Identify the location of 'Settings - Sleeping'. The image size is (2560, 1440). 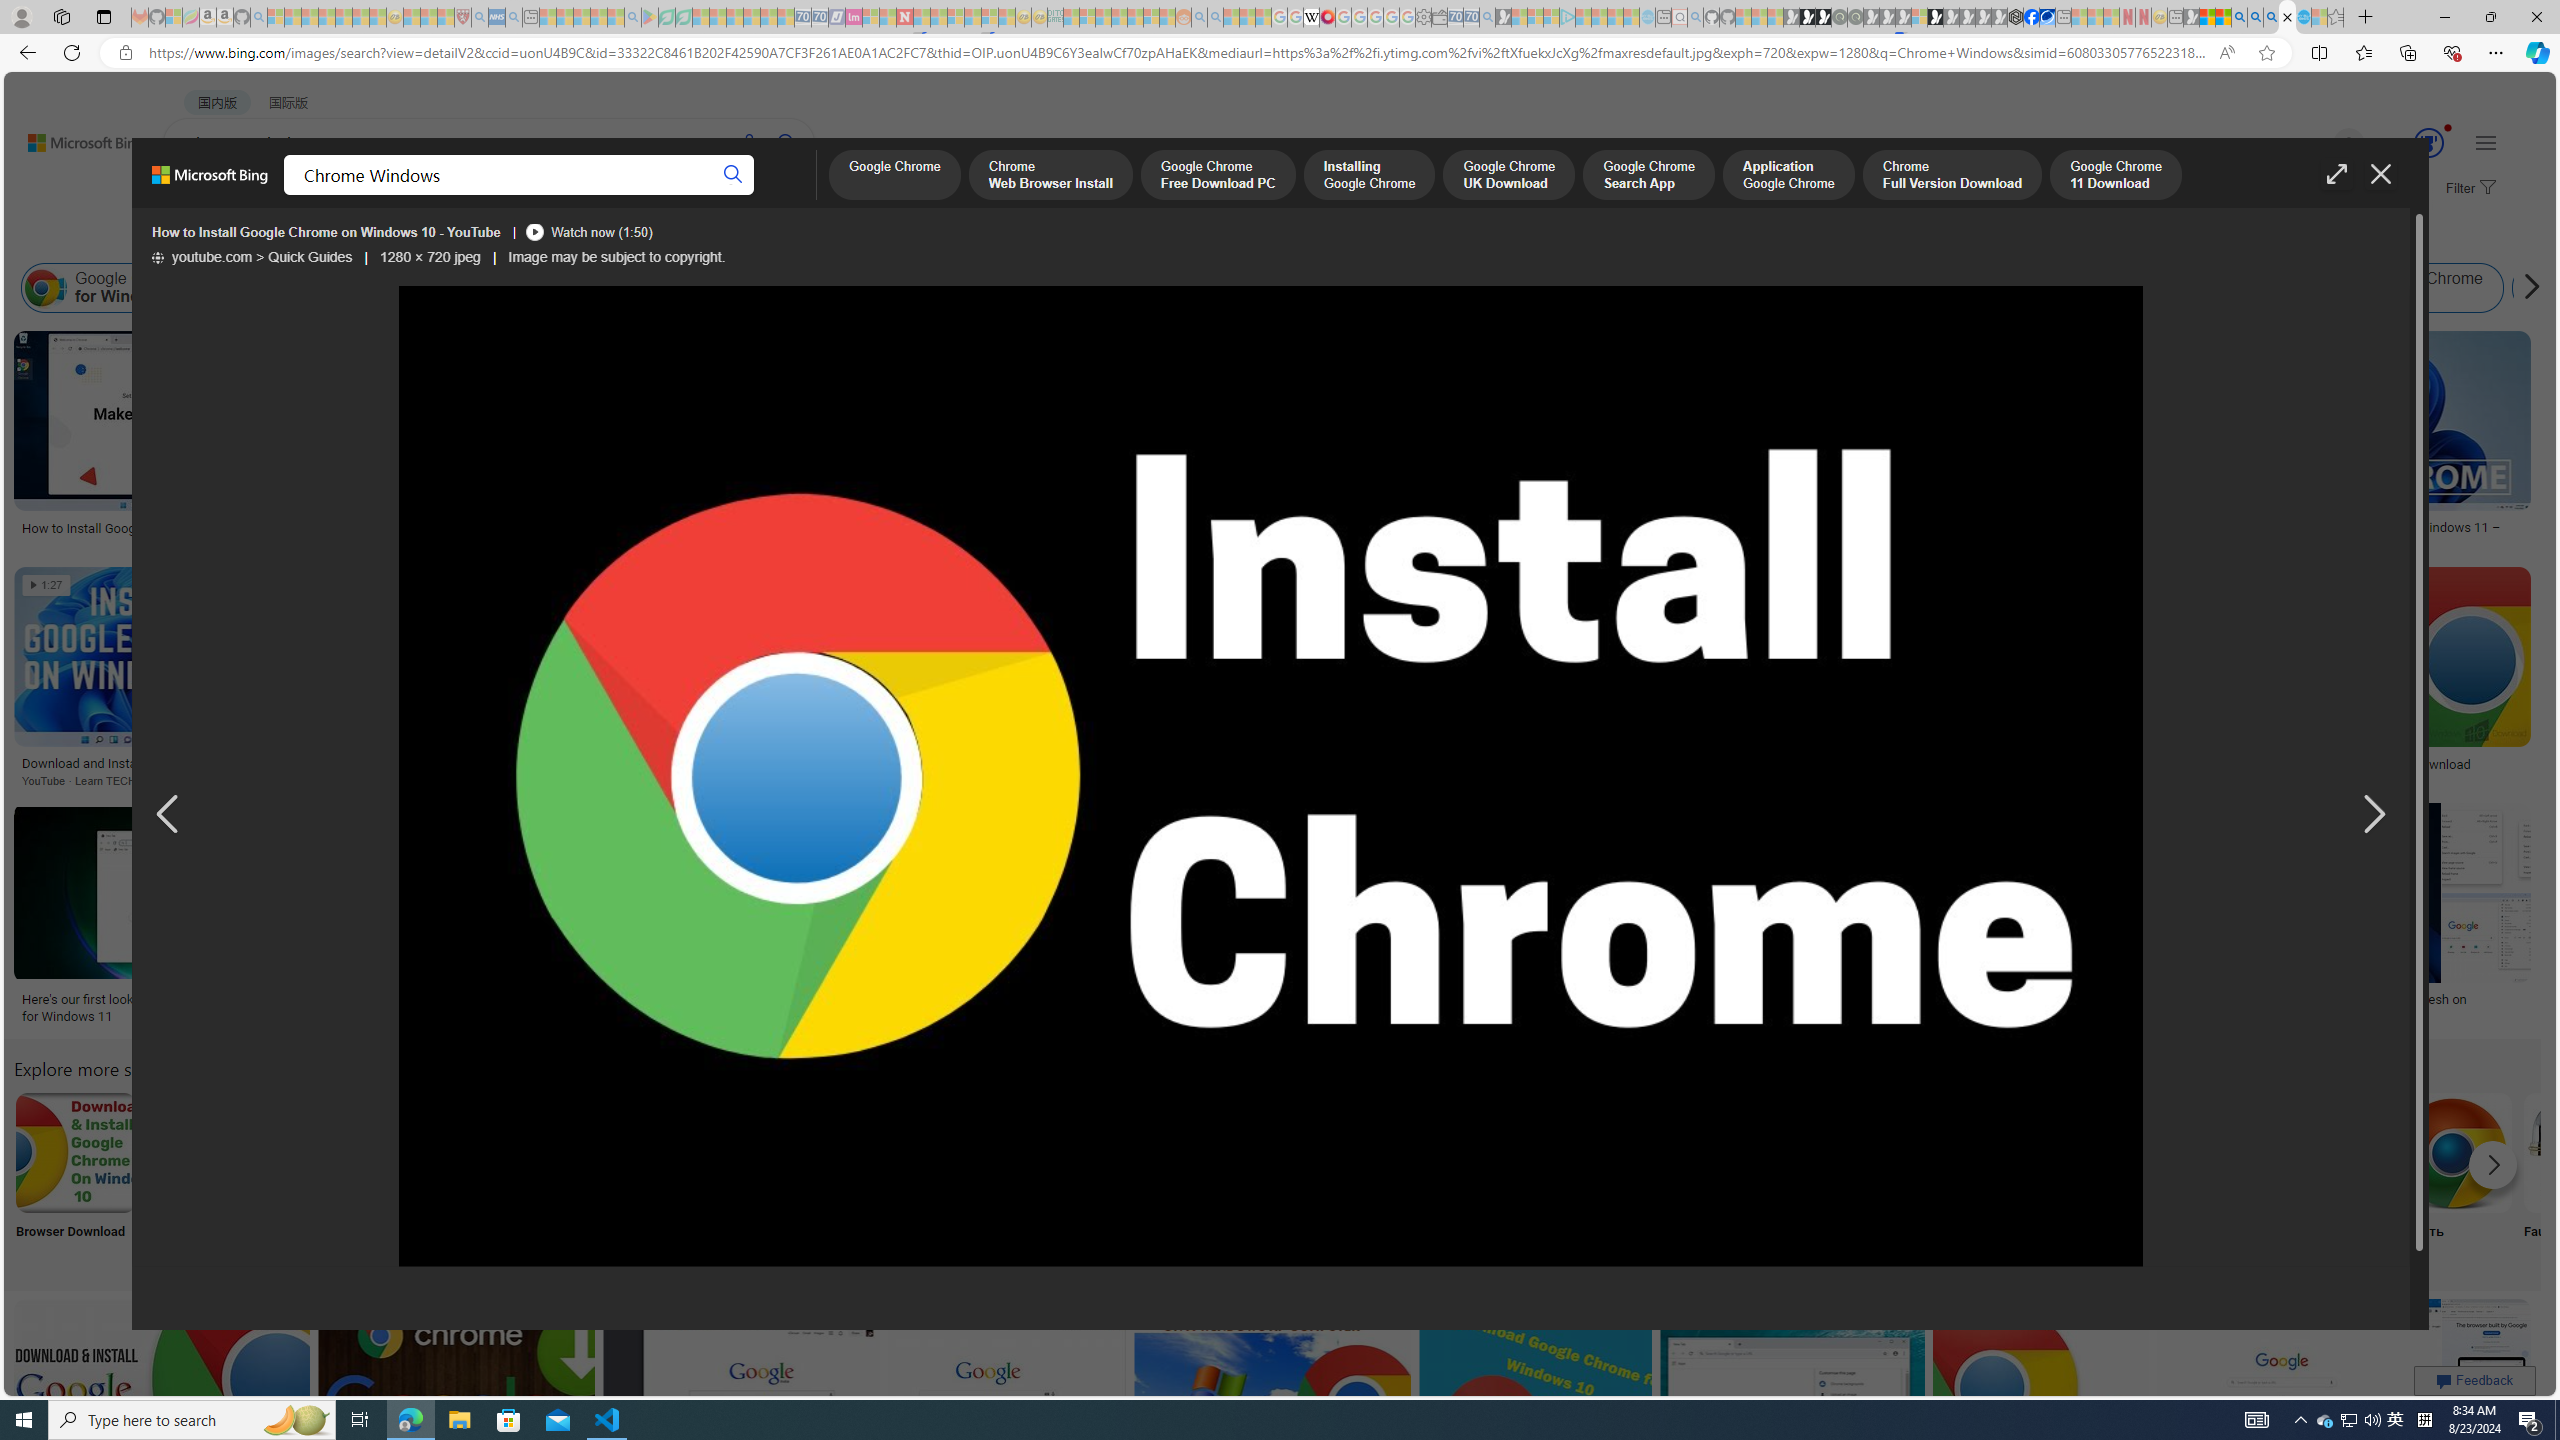
(1422, 16).